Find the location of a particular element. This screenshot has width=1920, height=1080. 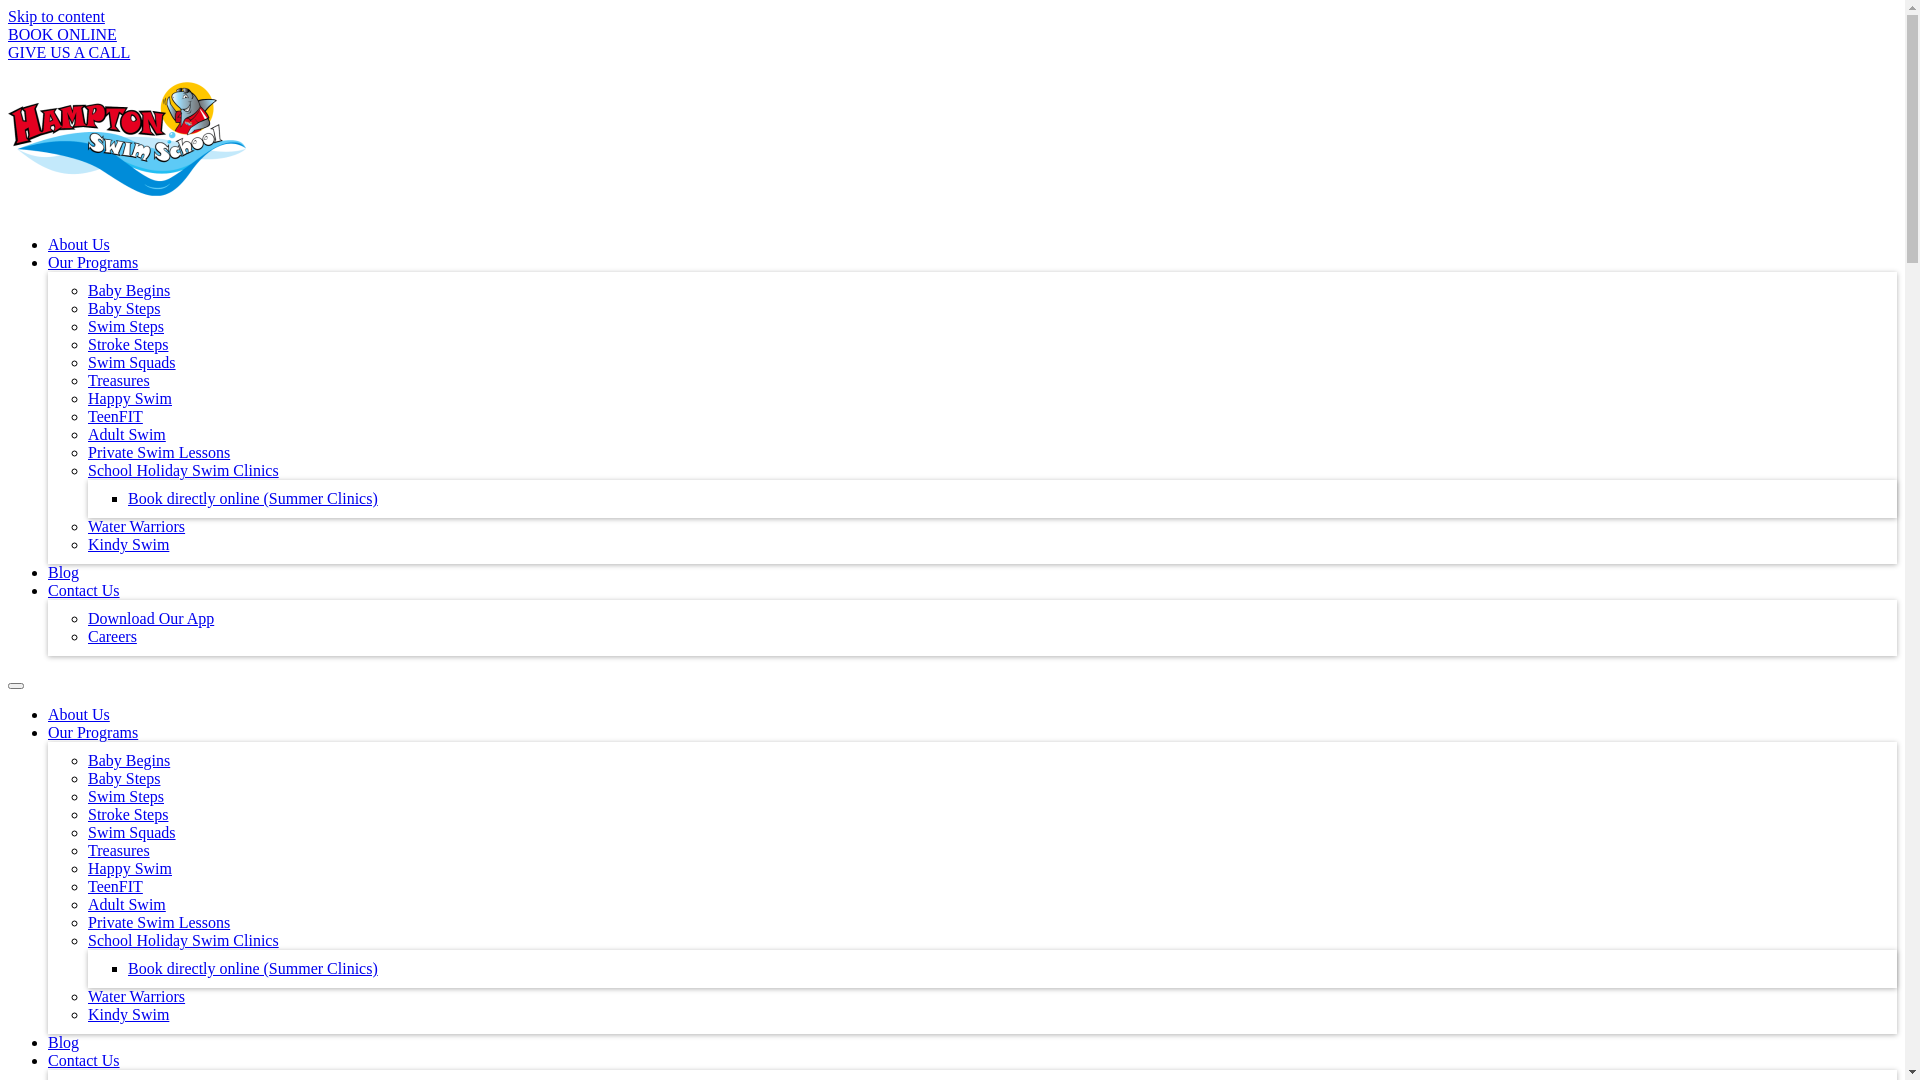

'School Holiday Swim Clinics' is located at coordinates (183, 940).